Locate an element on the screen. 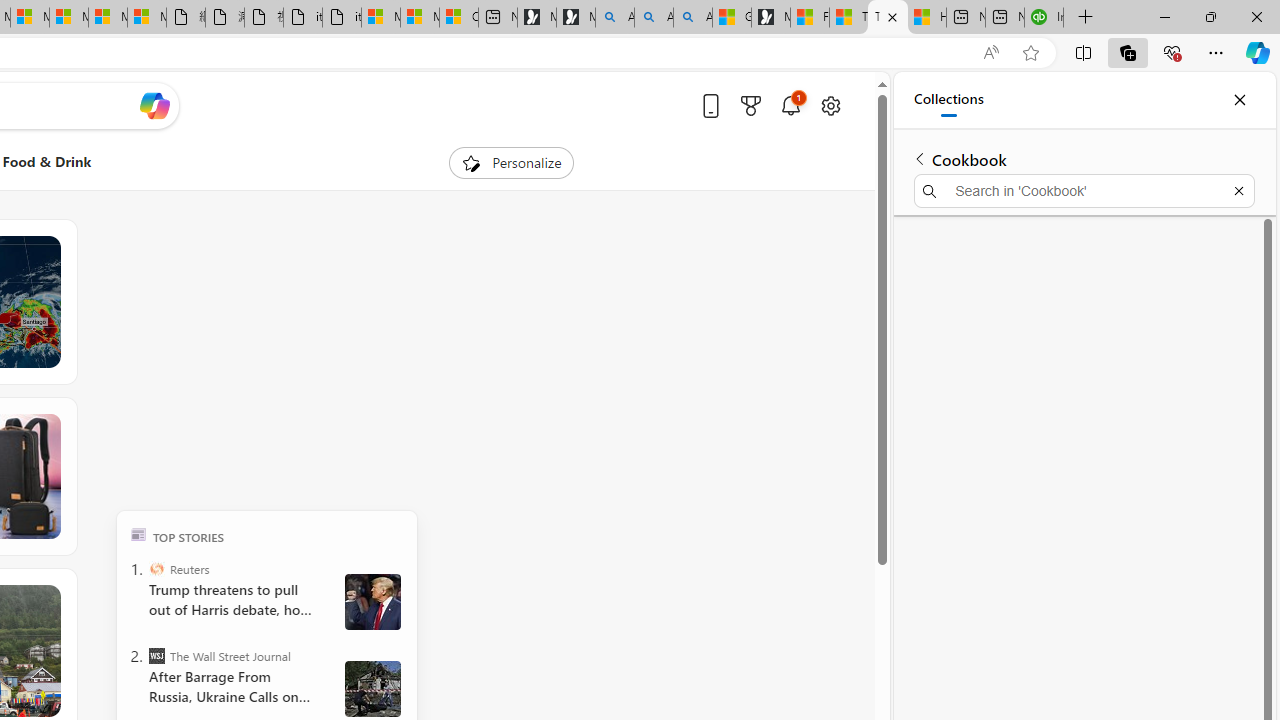 This screenshot has height=720, width=1280. 'Search in ' is located at coordinates (1083, 191).